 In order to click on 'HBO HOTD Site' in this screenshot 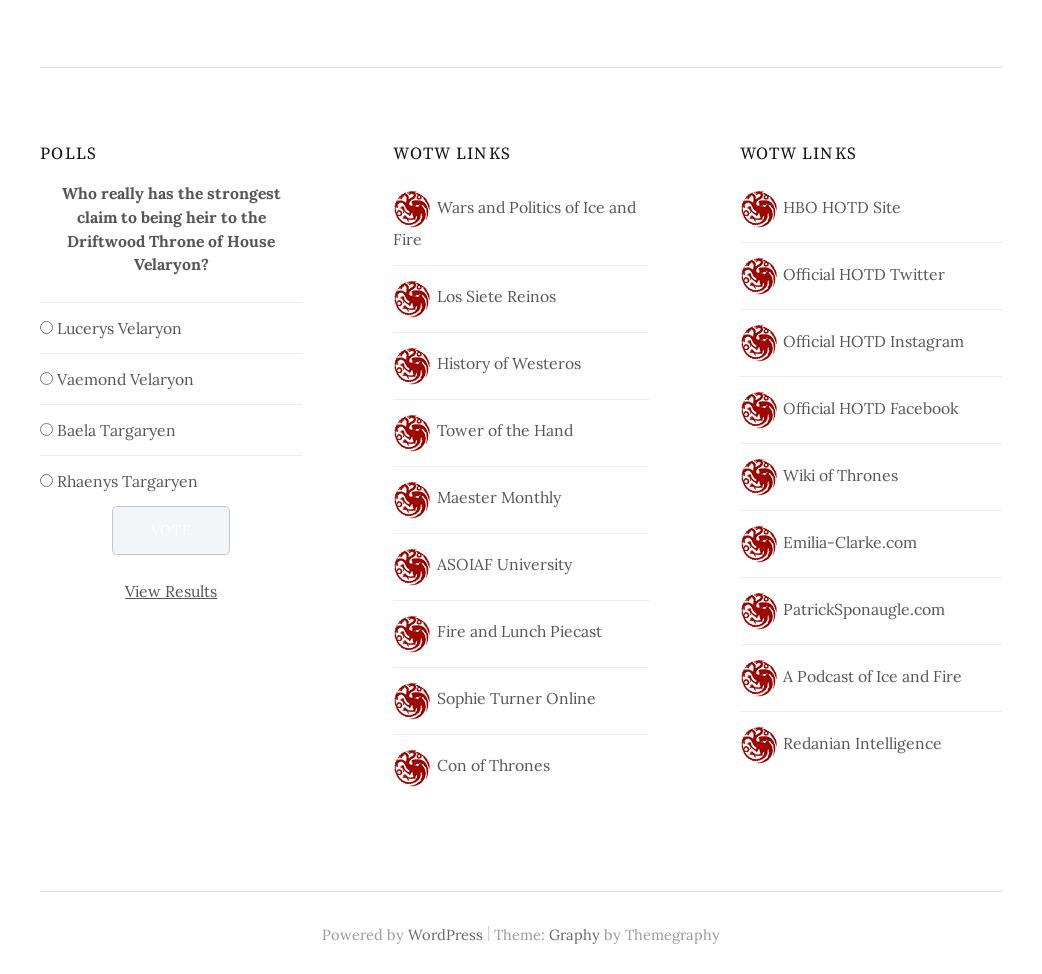, I will do `click(782, 206)`.